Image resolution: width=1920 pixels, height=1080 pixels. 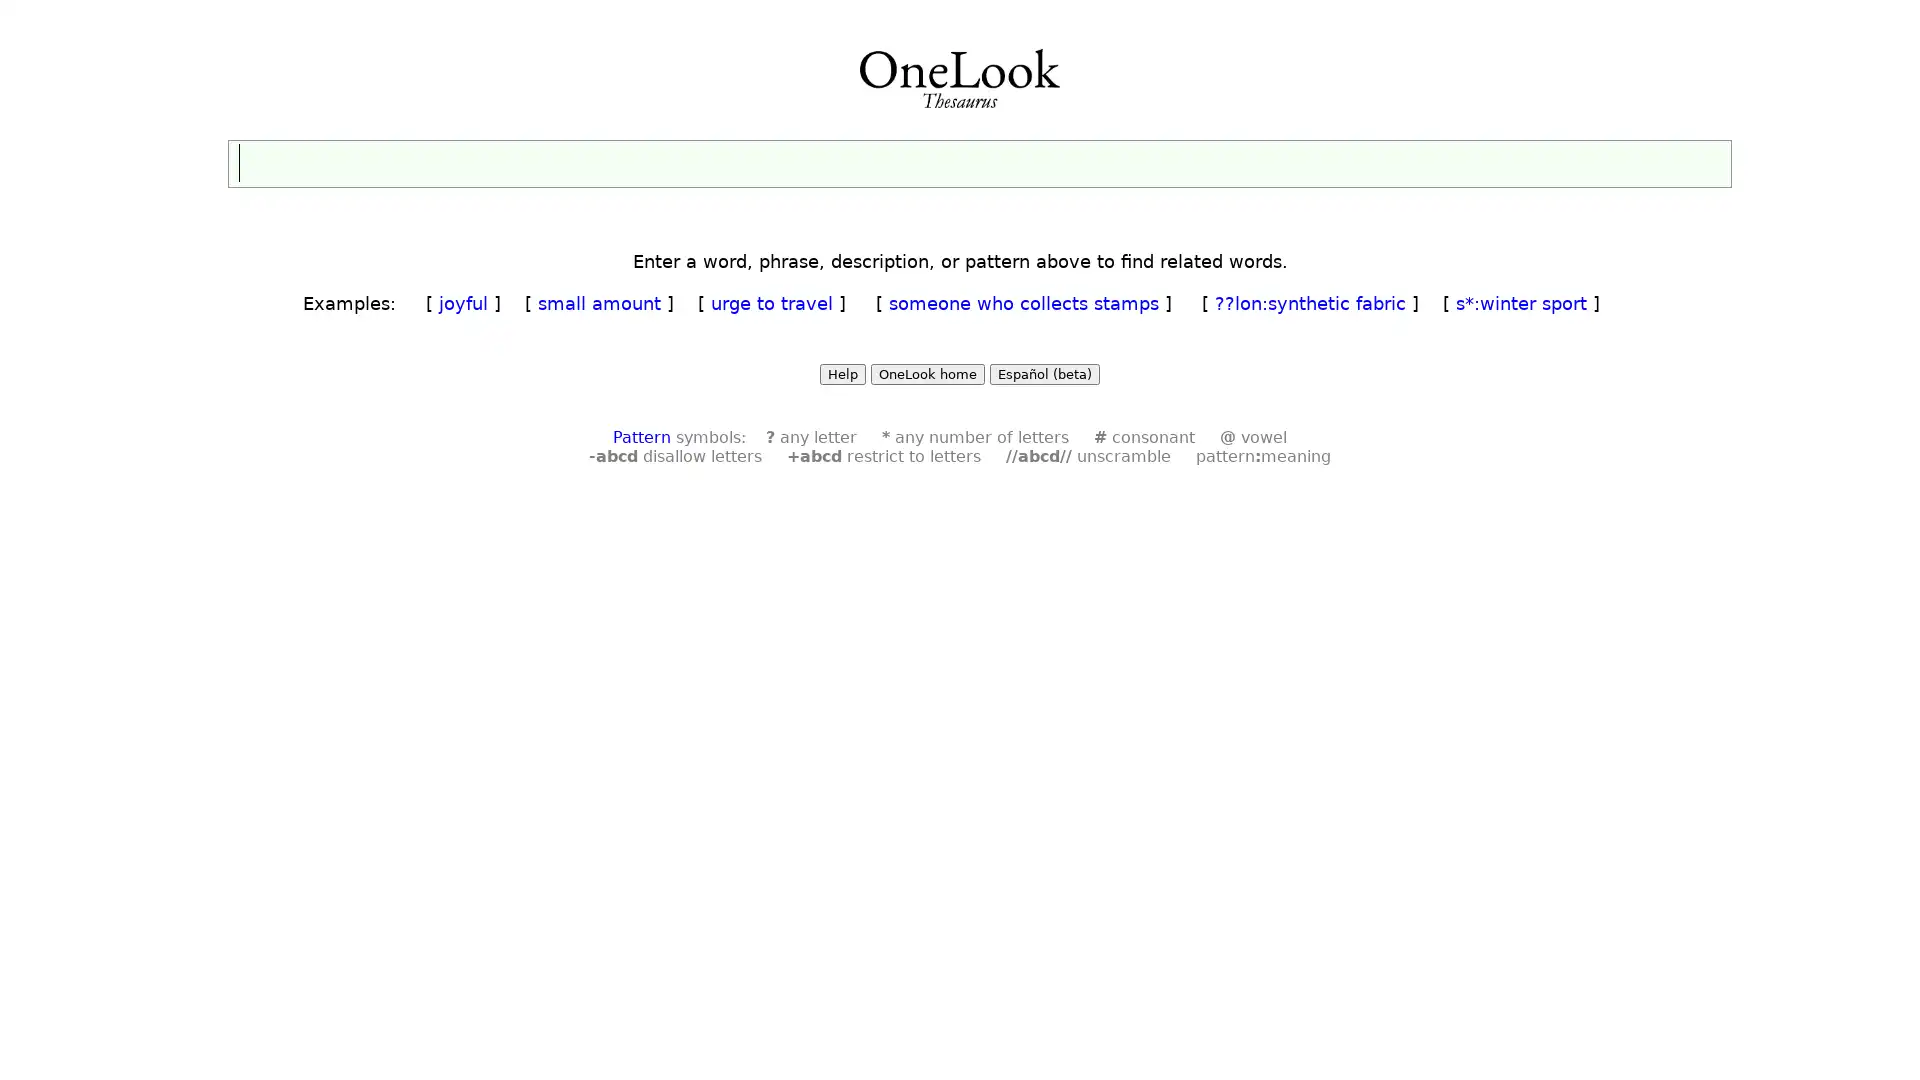 What do you see at coordinates (843, 374) in the screenshot?
I see `Help` at bounding box center [843, 374].